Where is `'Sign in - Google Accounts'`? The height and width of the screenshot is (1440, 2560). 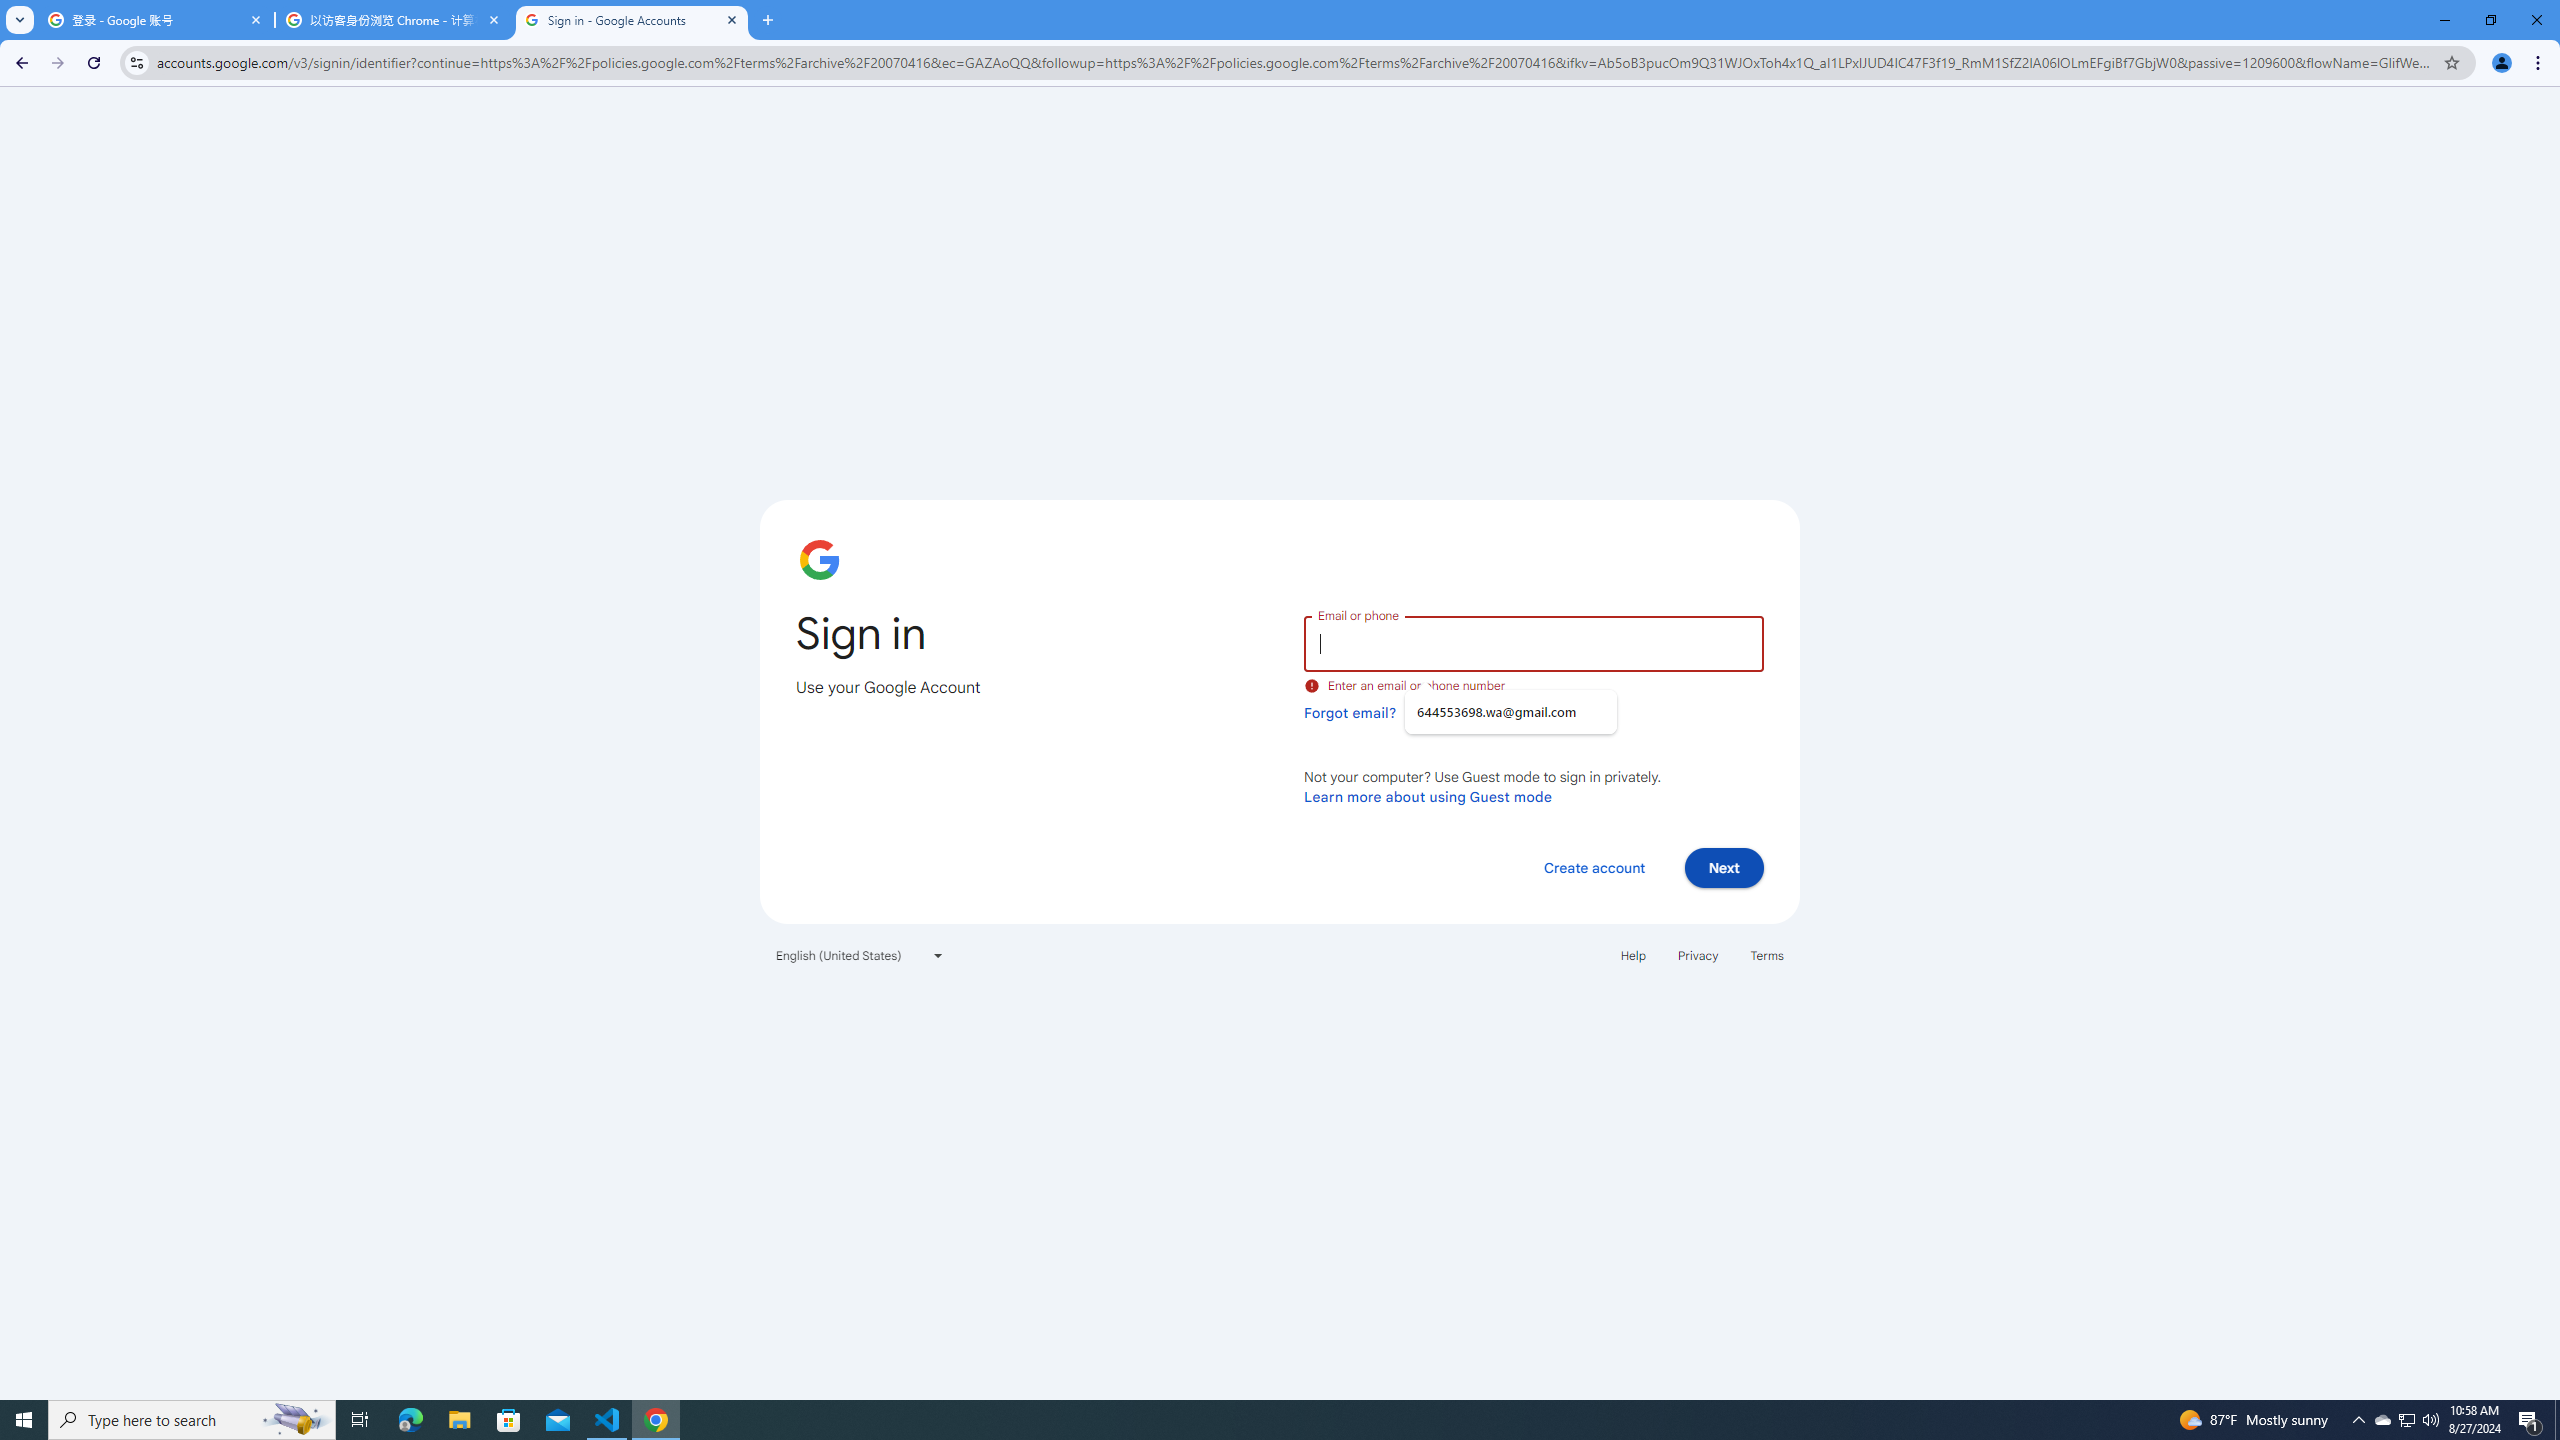
'Sign in - Google Accounts' is located at coordinates (631, 19).